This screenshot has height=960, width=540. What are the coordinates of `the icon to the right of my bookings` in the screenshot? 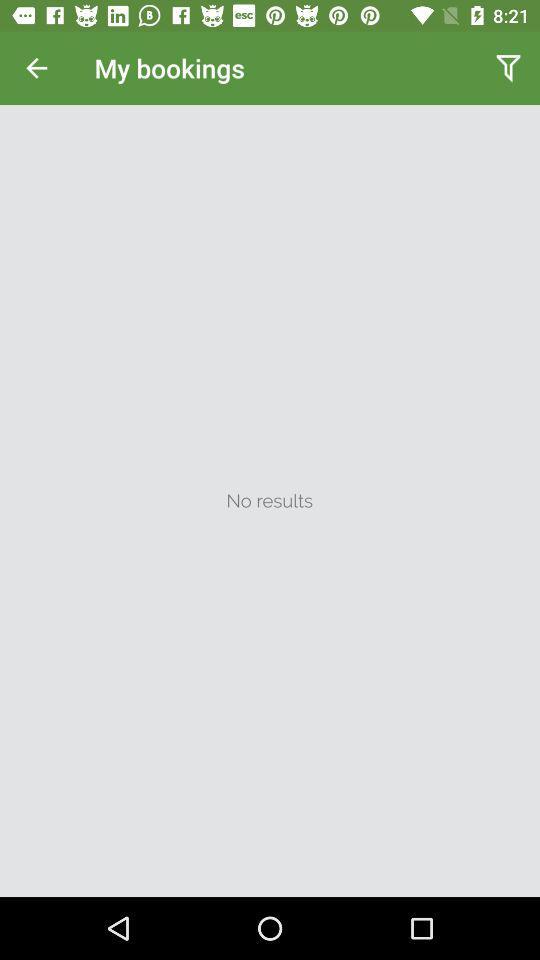 It's located at (508, 68).